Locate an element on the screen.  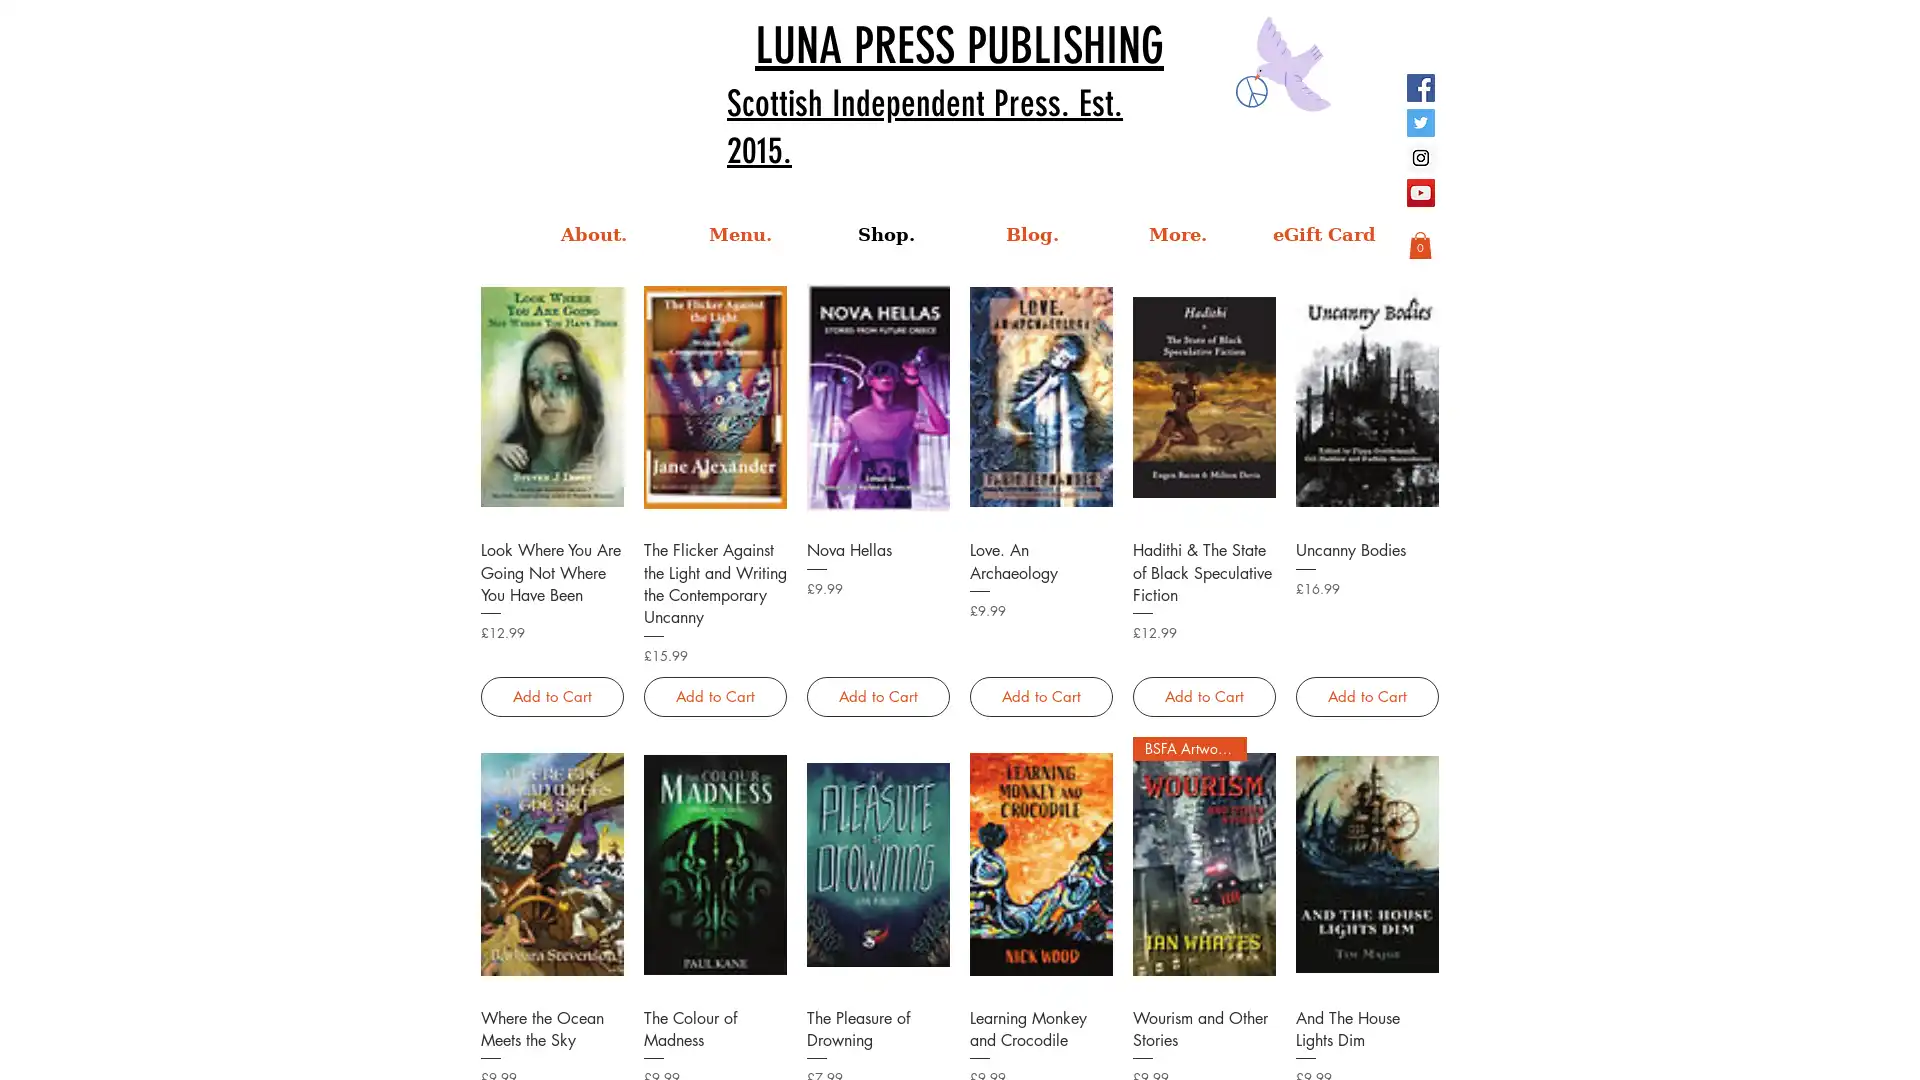
Cart with 0 items is located at coordinates (1419, 244).